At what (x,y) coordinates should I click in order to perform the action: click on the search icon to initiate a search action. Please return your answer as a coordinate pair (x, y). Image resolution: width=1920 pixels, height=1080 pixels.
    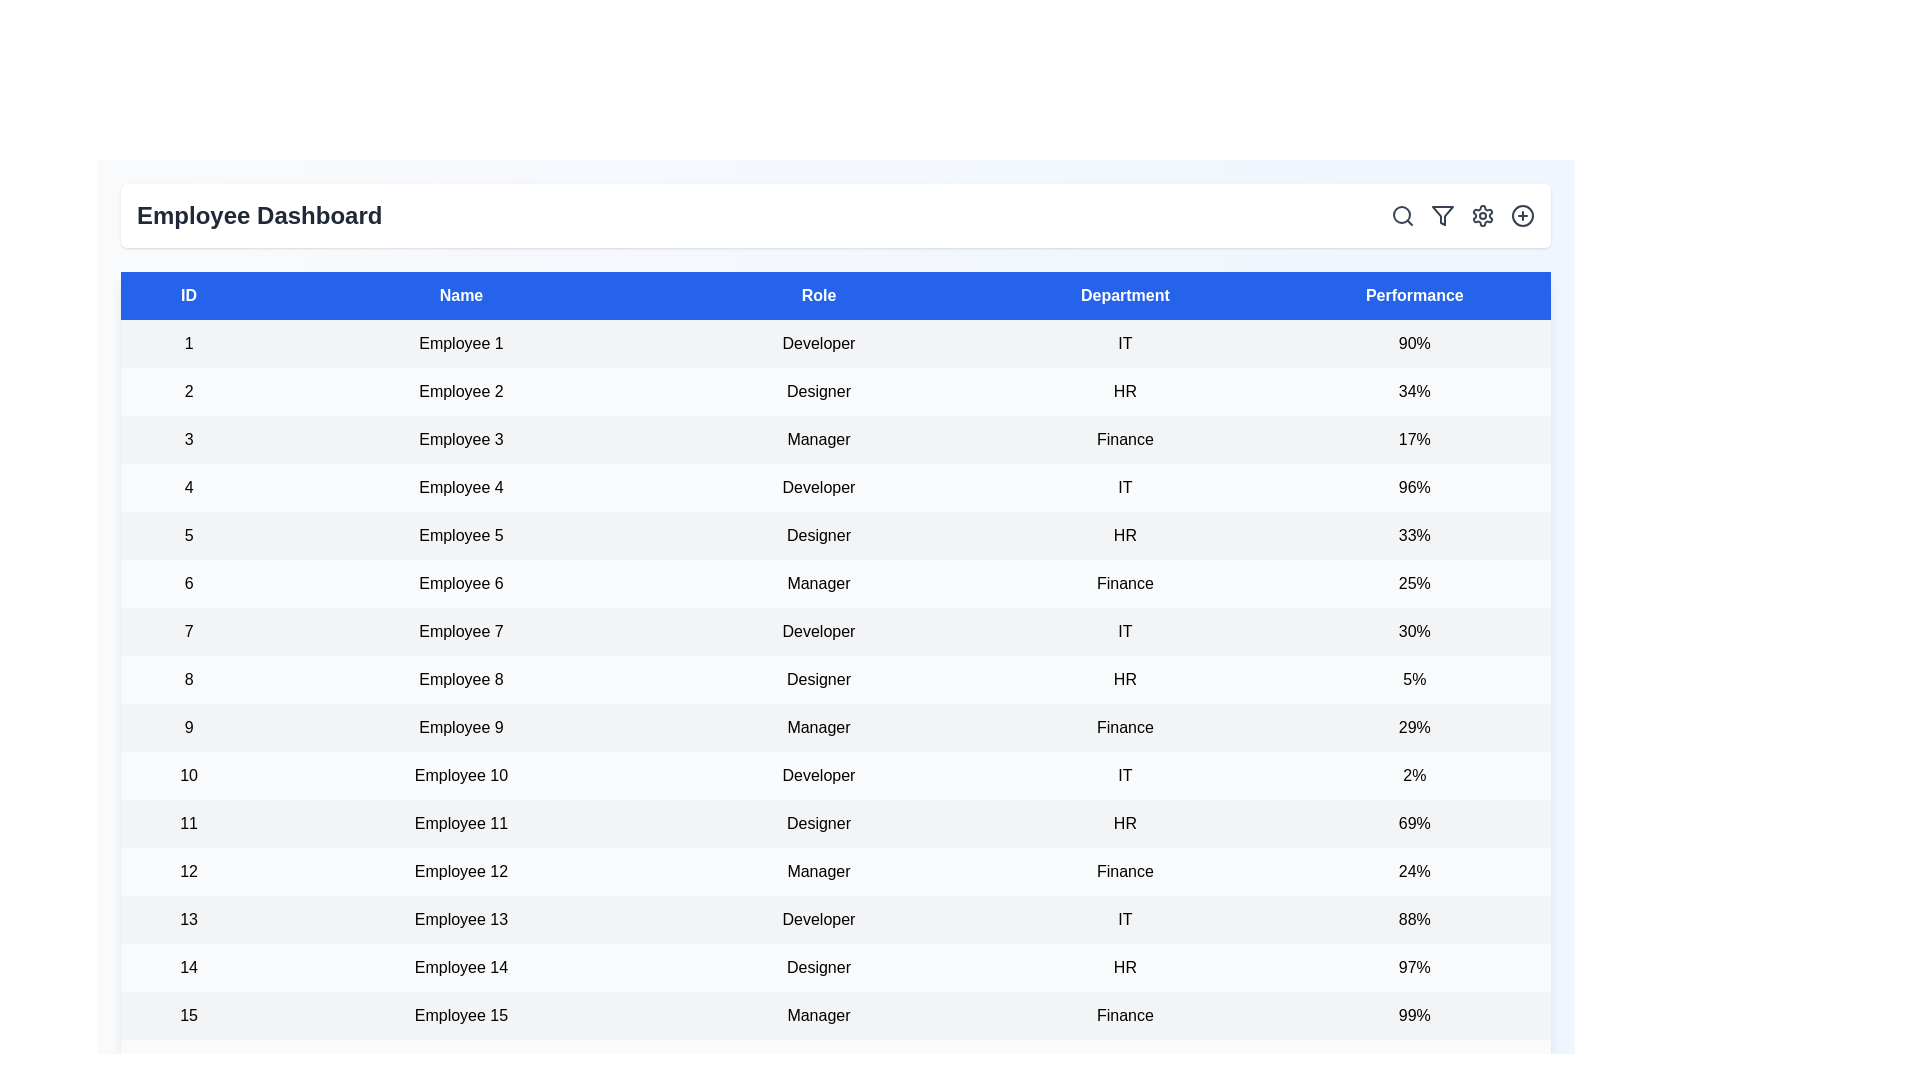
    Looking at the image, I should click on (1401, 216).